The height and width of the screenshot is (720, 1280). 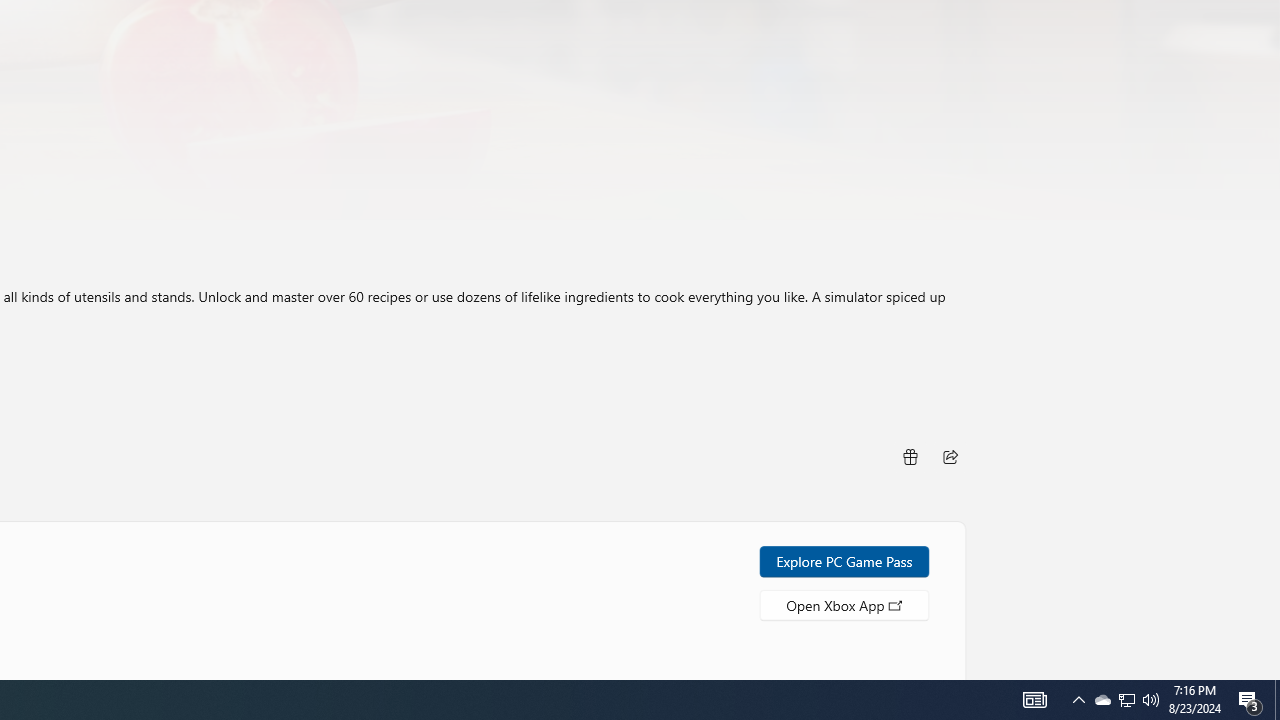 I want to click on 'Buy as gift', so click(x=908, y=456).